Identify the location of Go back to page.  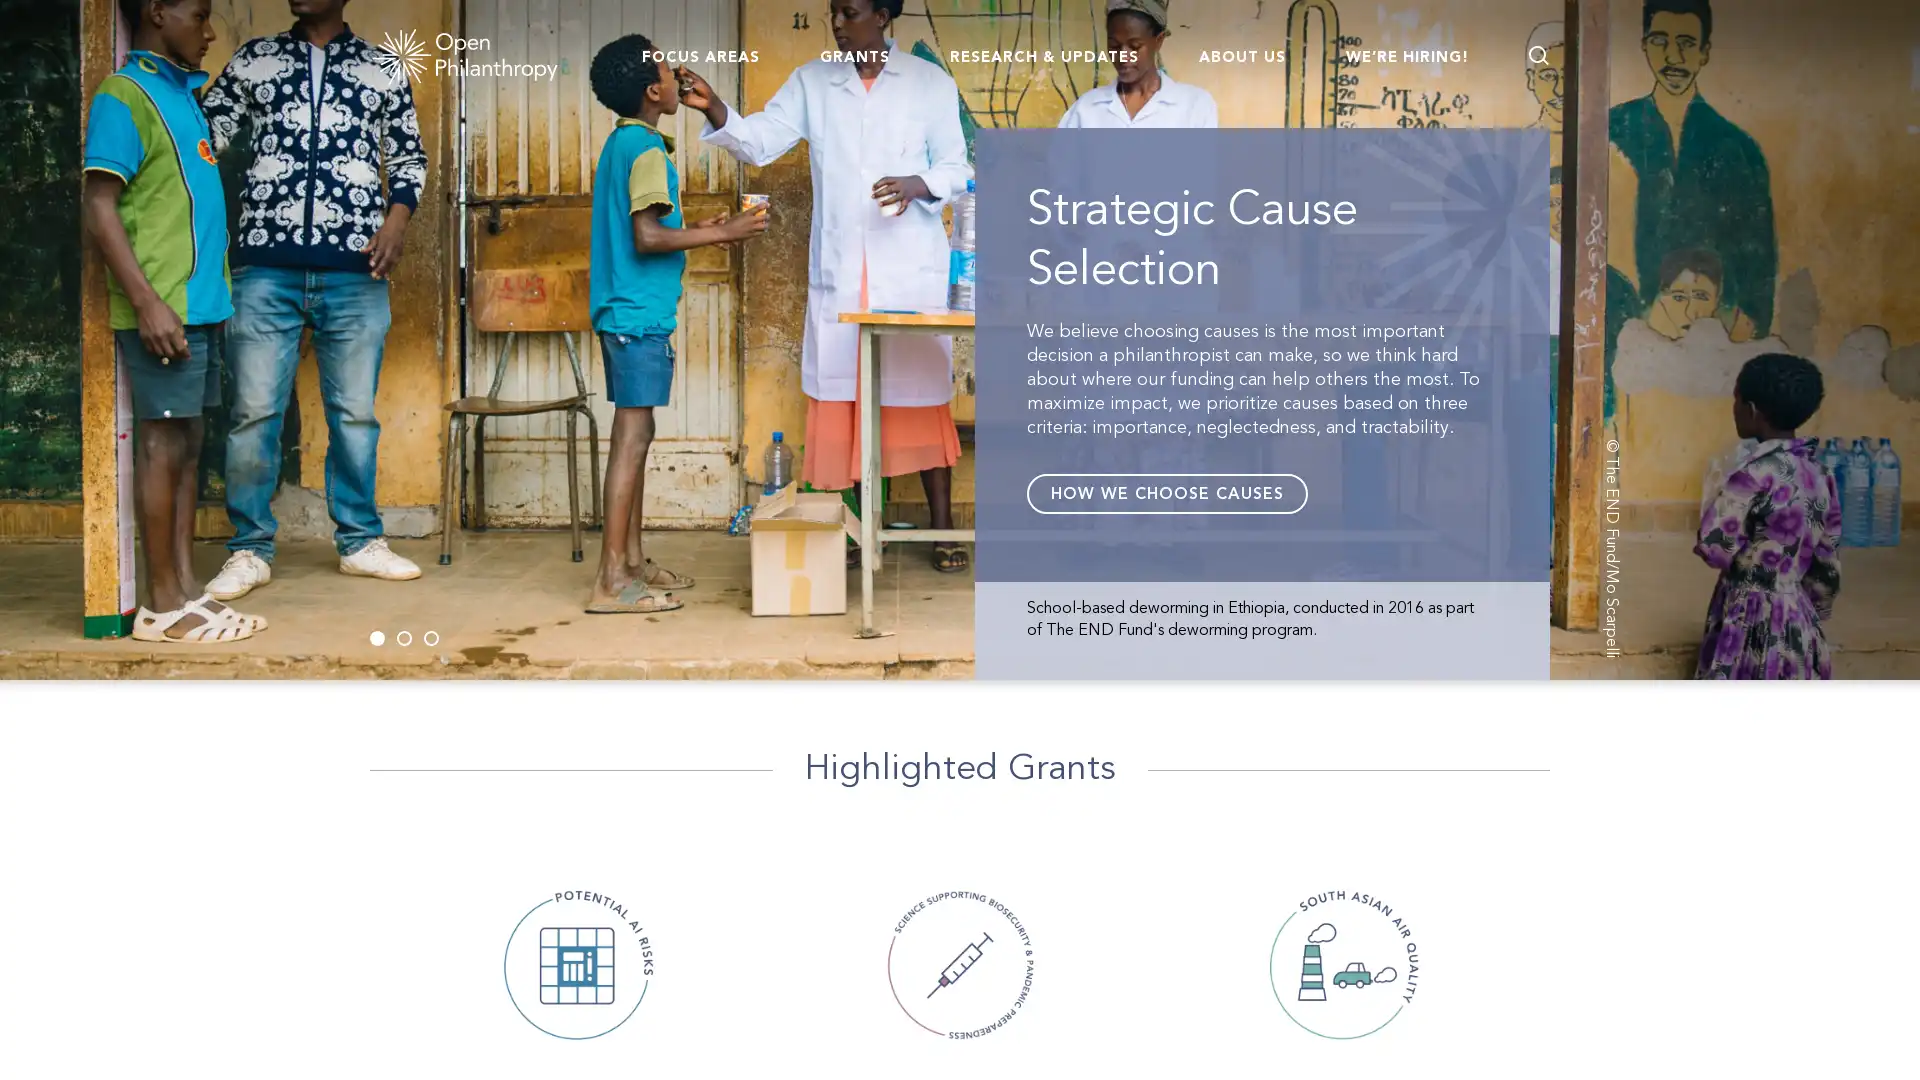
(1886, 43).